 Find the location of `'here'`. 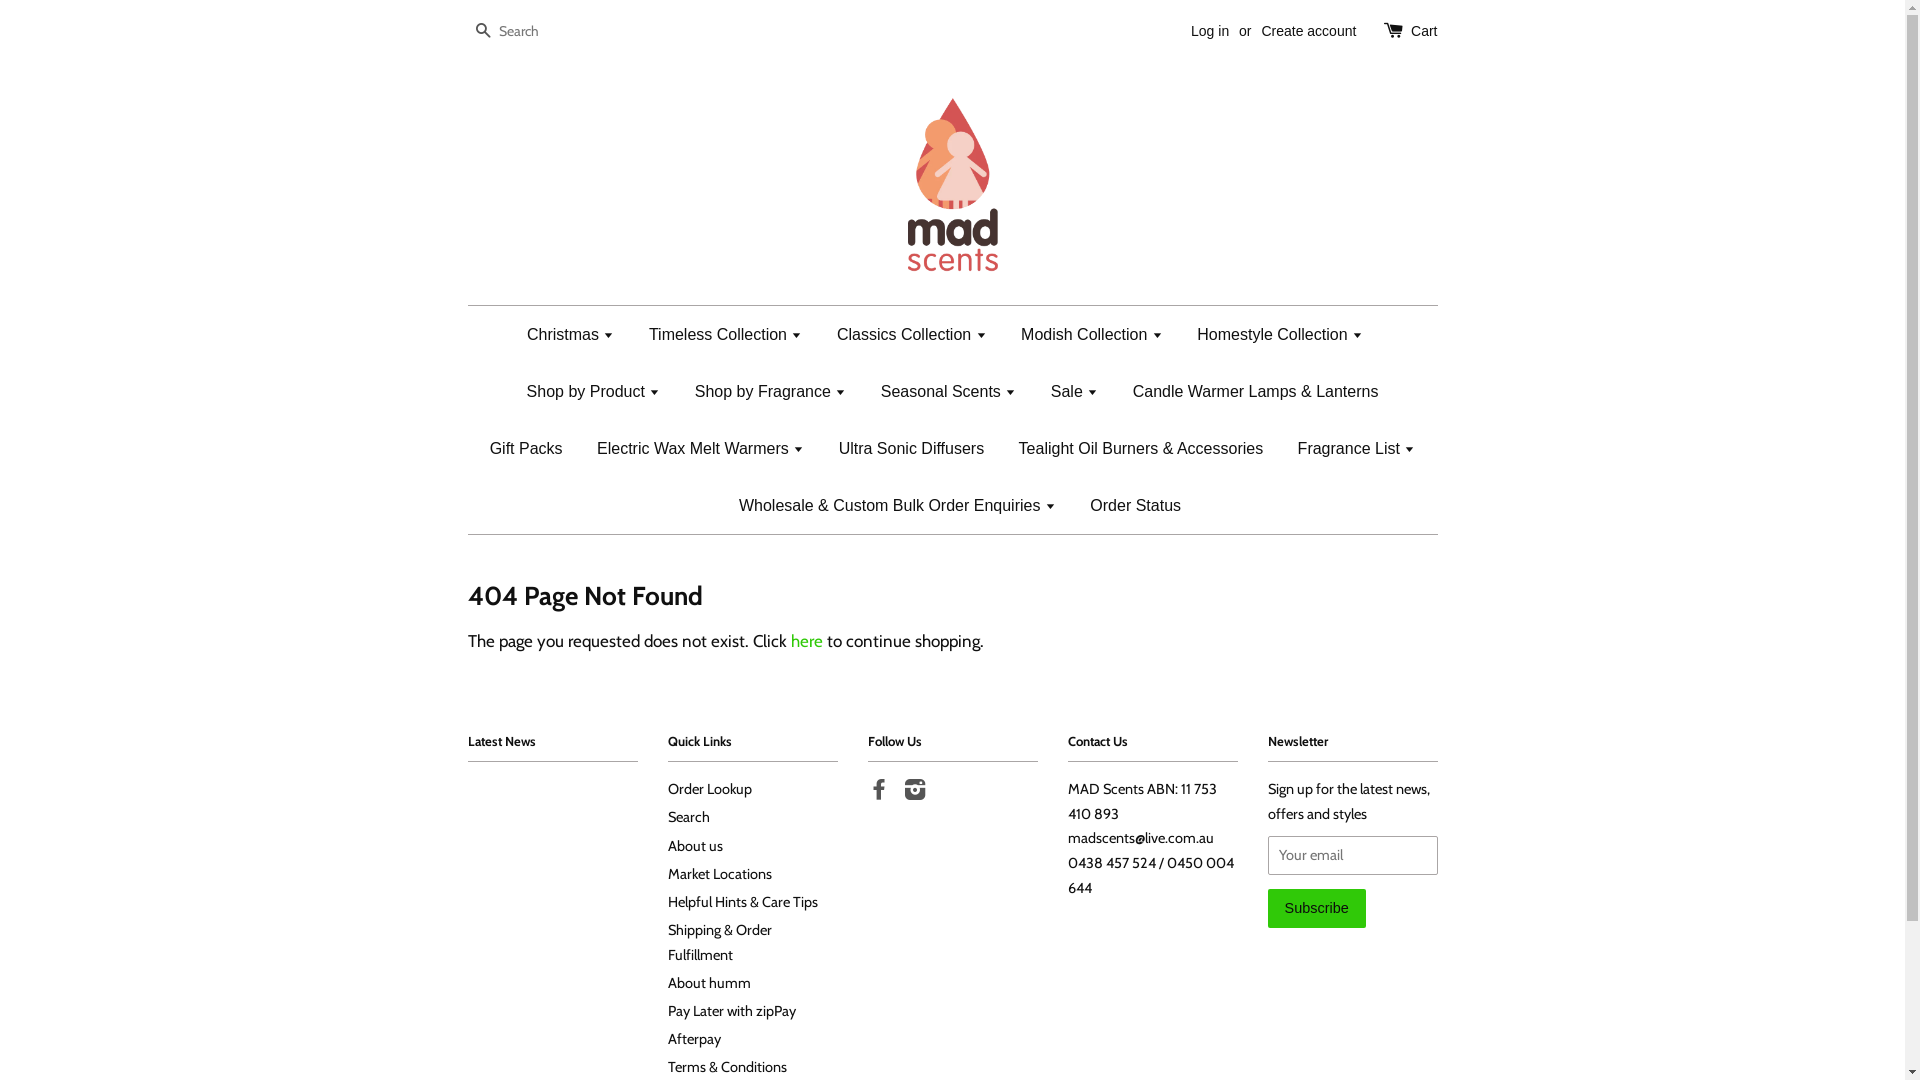

'here' is located at coordinates (806, 640).